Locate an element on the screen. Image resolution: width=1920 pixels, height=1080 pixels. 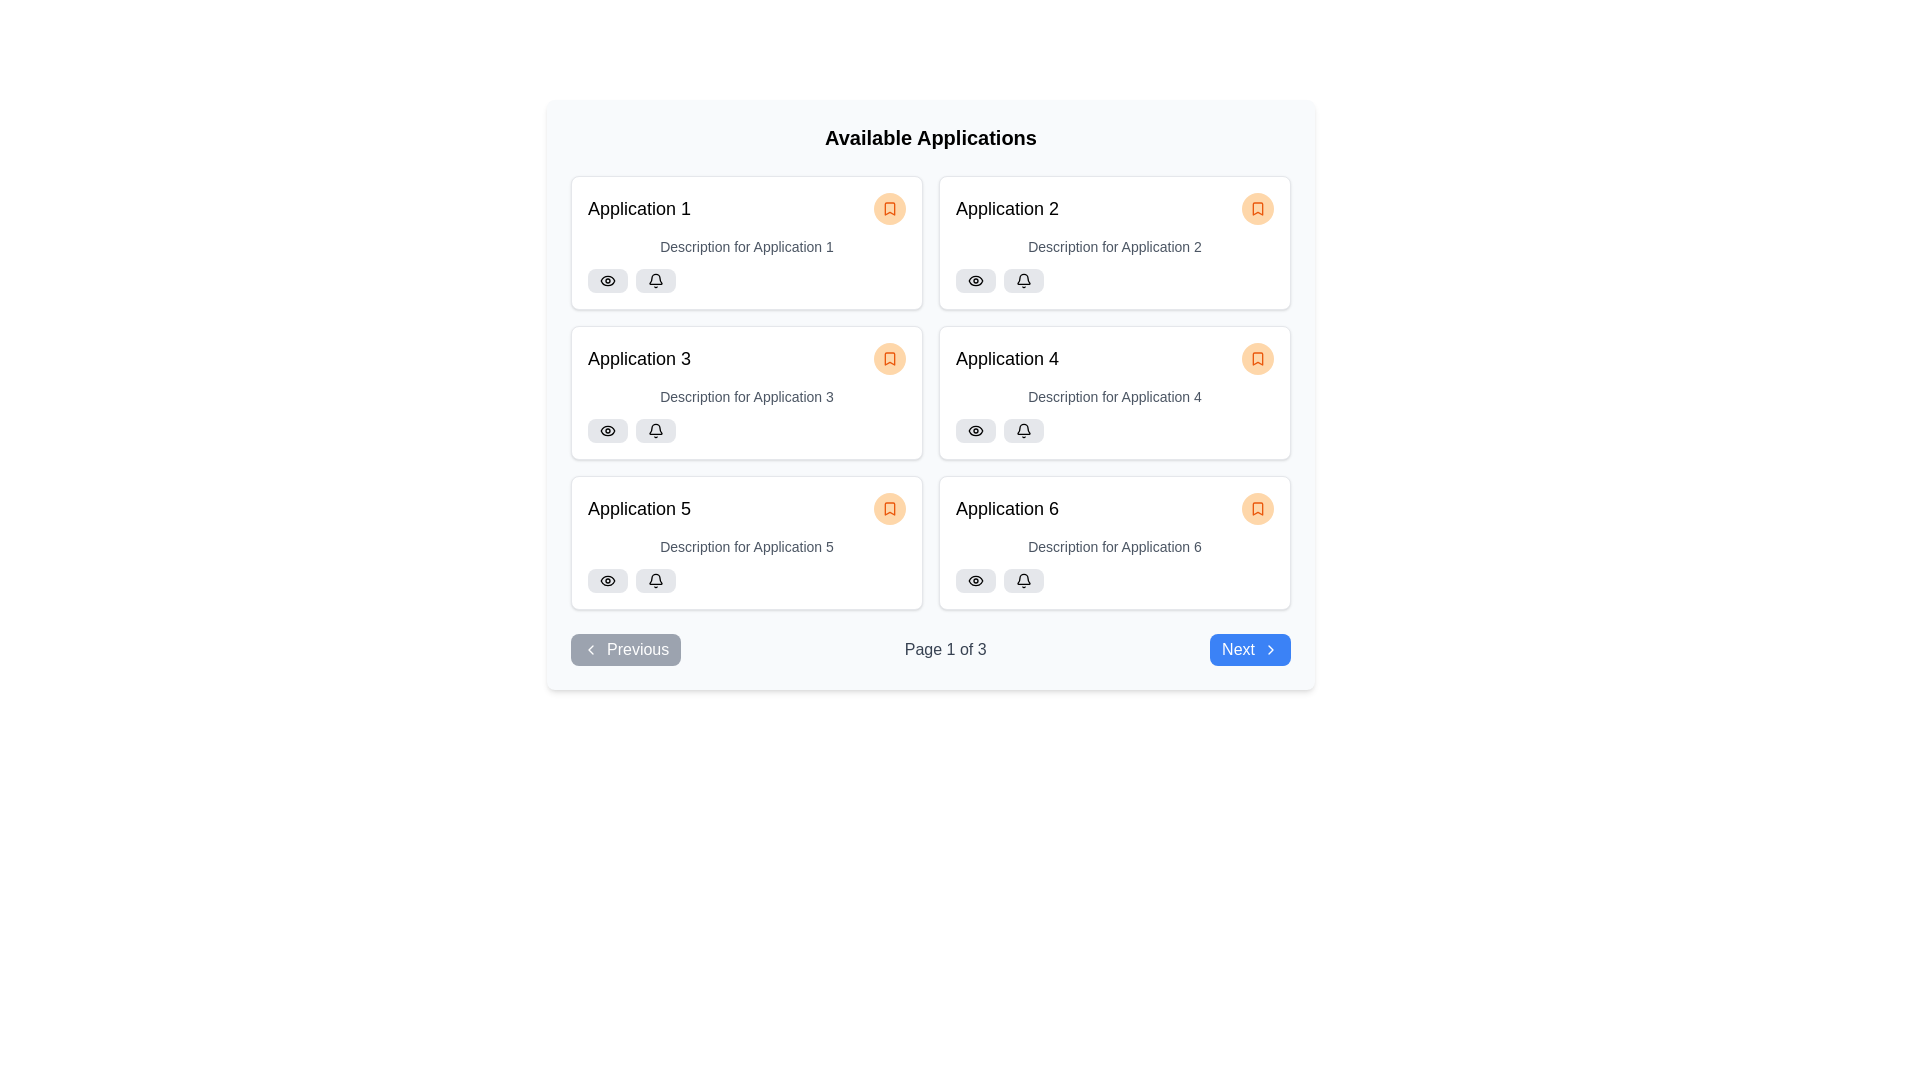
the text label displaying 'Description for Application 5', which is located under the title 'Application 5' within a rounded, shadowed white card in the bottom left section of the layout is located at coordinates (746, 547).